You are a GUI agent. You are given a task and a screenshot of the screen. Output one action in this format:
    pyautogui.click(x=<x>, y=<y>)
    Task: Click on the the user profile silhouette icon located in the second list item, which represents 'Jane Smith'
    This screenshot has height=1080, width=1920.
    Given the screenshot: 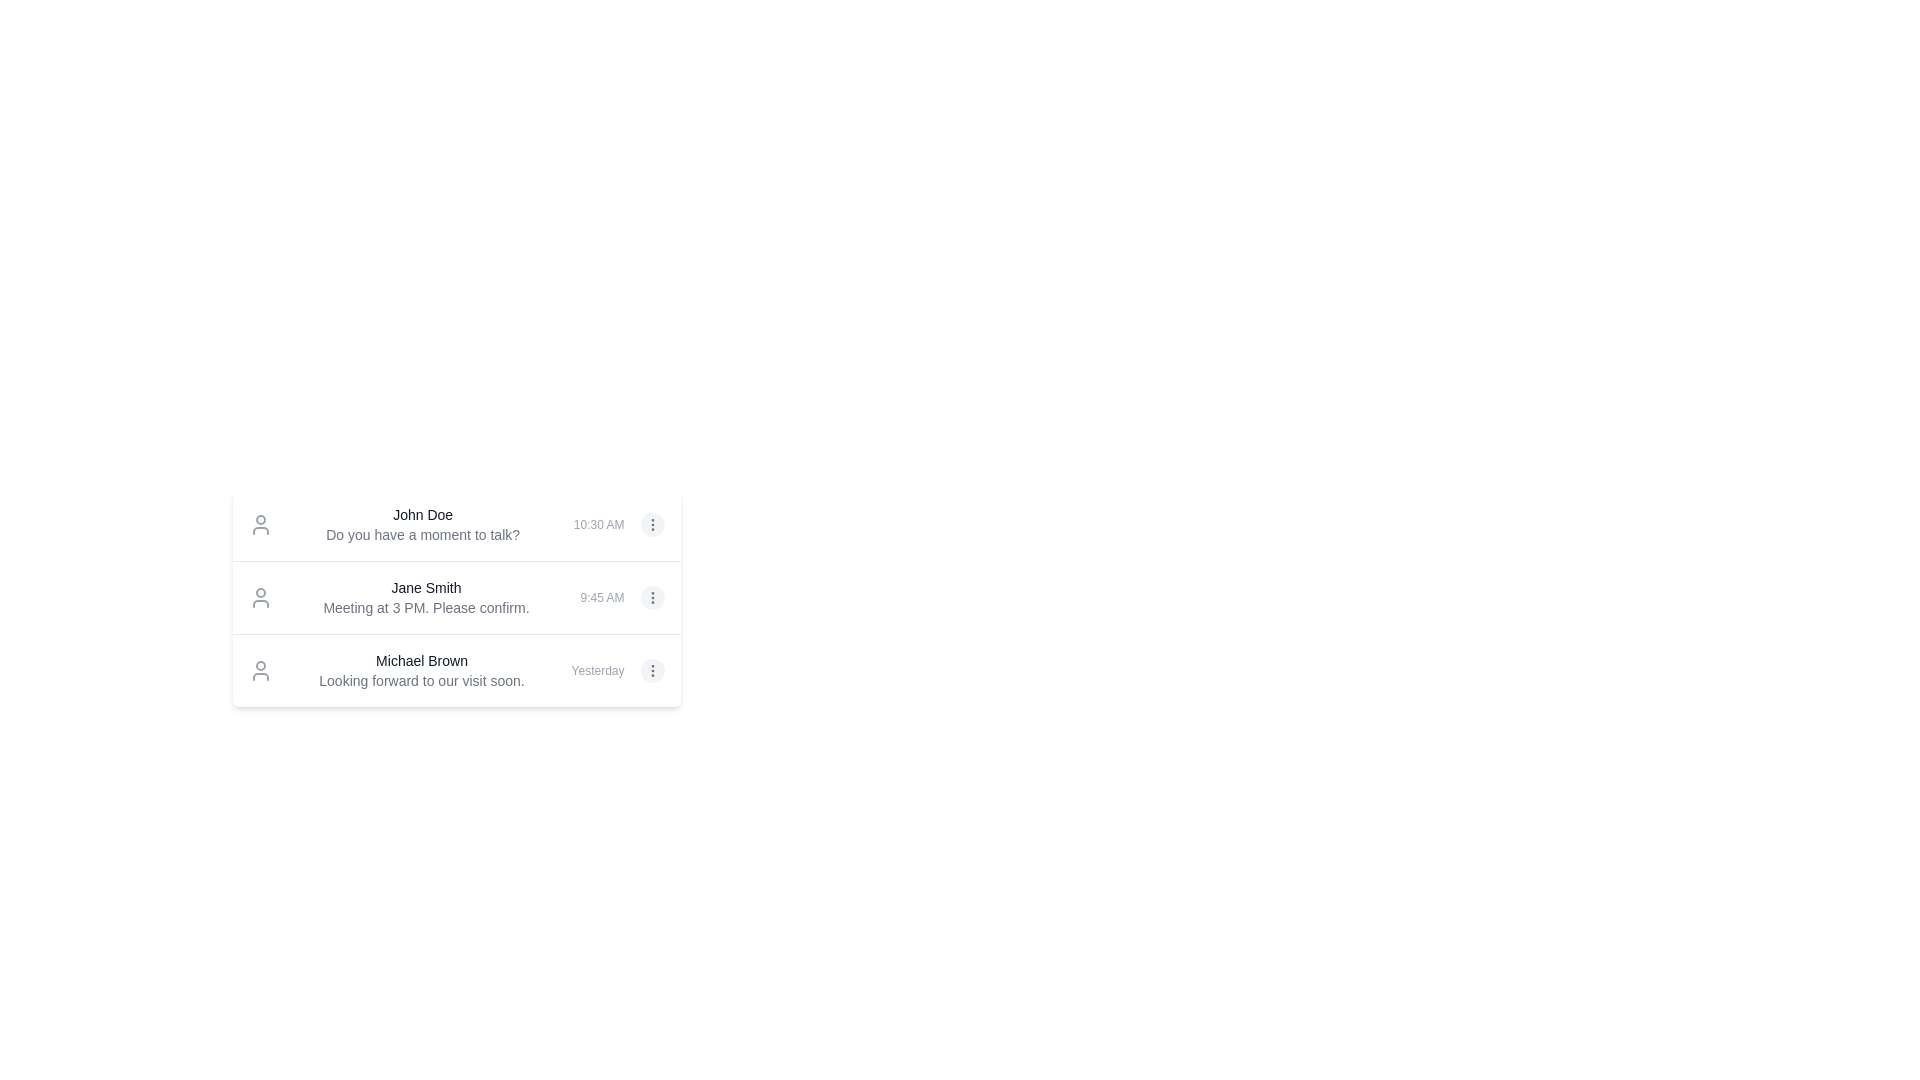 What is the action you would take?
    pyautogui.click(x=259, y=596)
    